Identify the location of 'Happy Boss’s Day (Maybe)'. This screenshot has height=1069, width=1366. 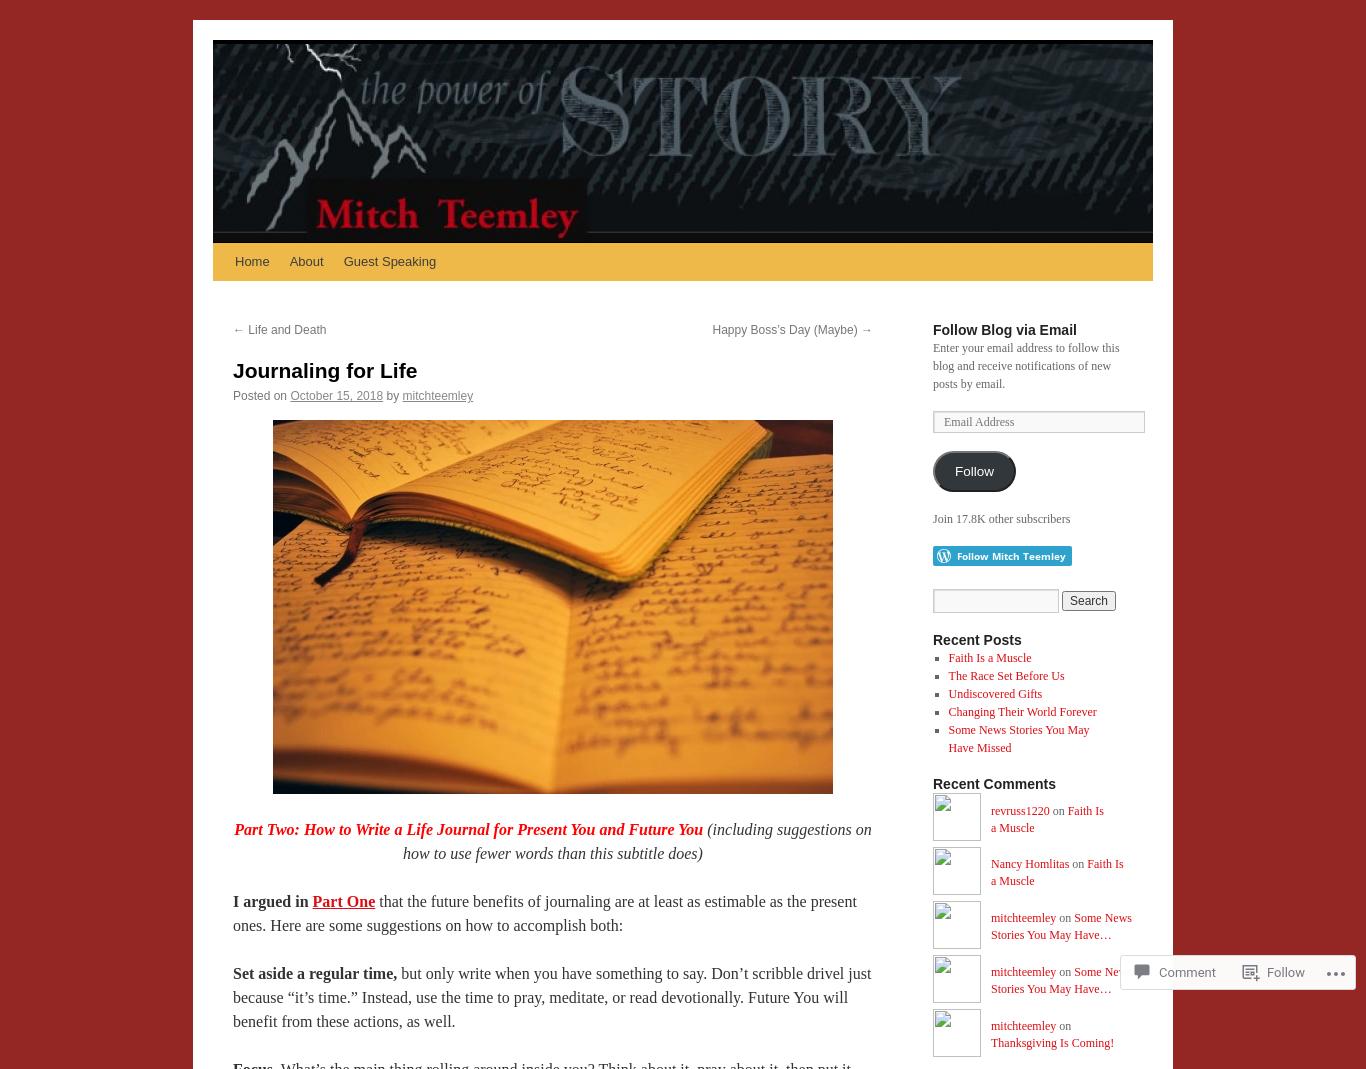
(786, 330).